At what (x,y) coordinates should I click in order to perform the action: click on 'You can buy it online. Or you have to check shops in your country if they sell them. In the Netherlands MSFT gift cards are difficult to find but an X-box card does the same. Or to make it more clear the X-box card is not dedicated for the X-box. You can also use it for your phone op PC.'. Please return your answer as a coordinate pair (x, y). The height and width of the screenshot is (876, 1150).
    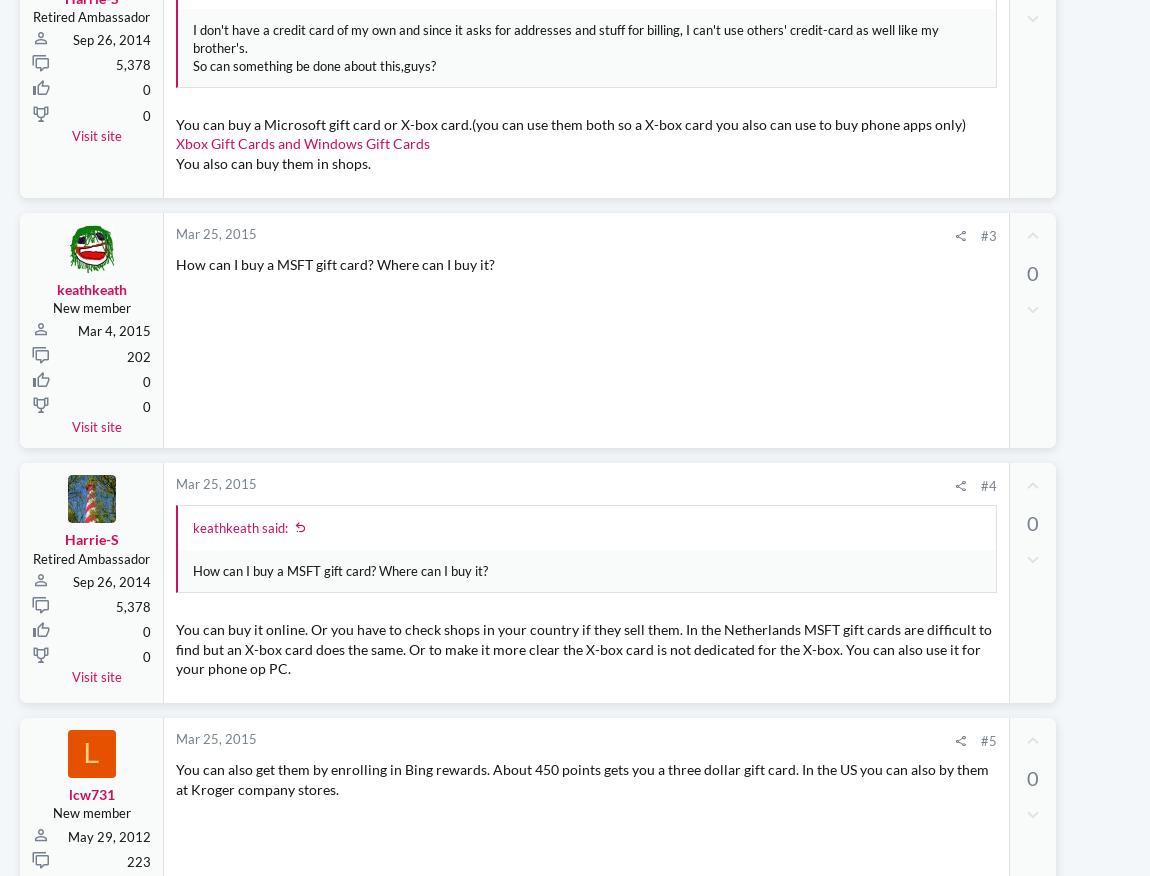
    Looking at the image, I should click on (462, 677).